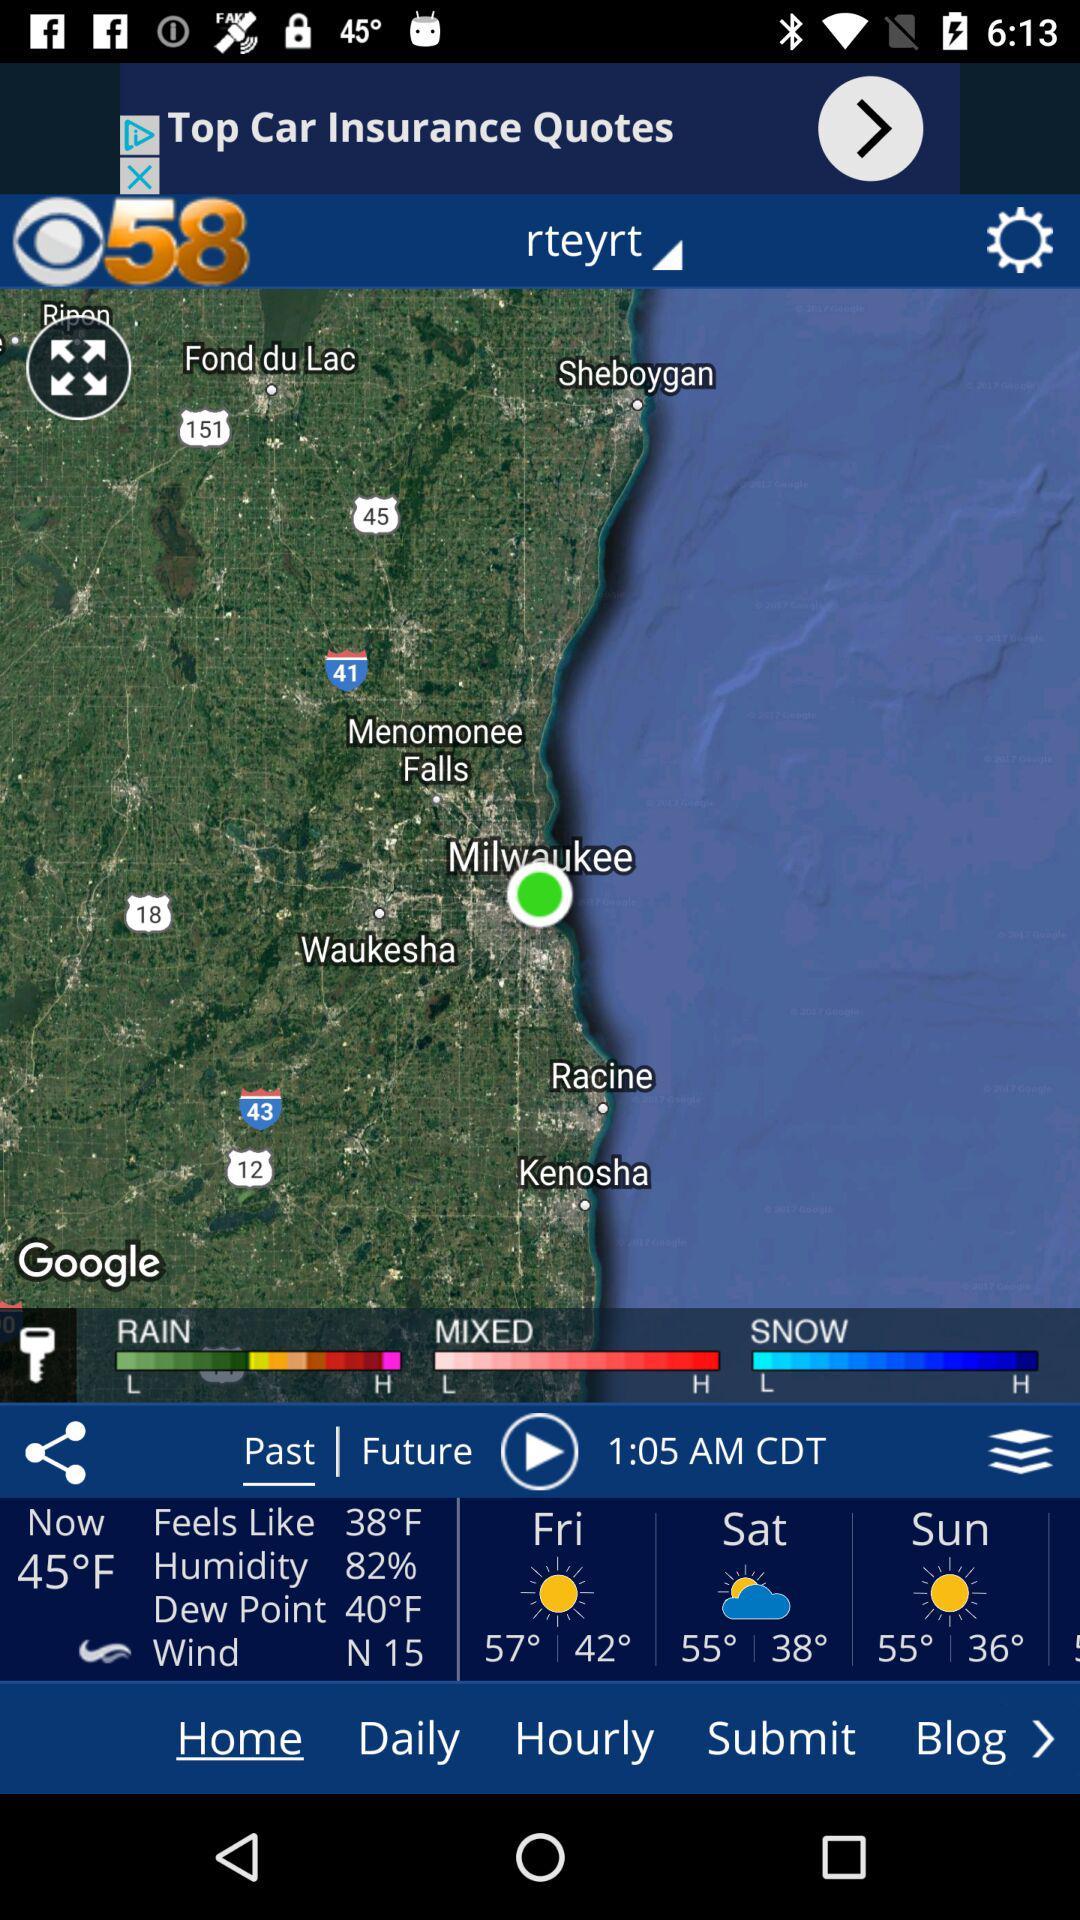 The height and width of the screenshot is (1920, 1080). I want to click on return, so click(1042, 1737).